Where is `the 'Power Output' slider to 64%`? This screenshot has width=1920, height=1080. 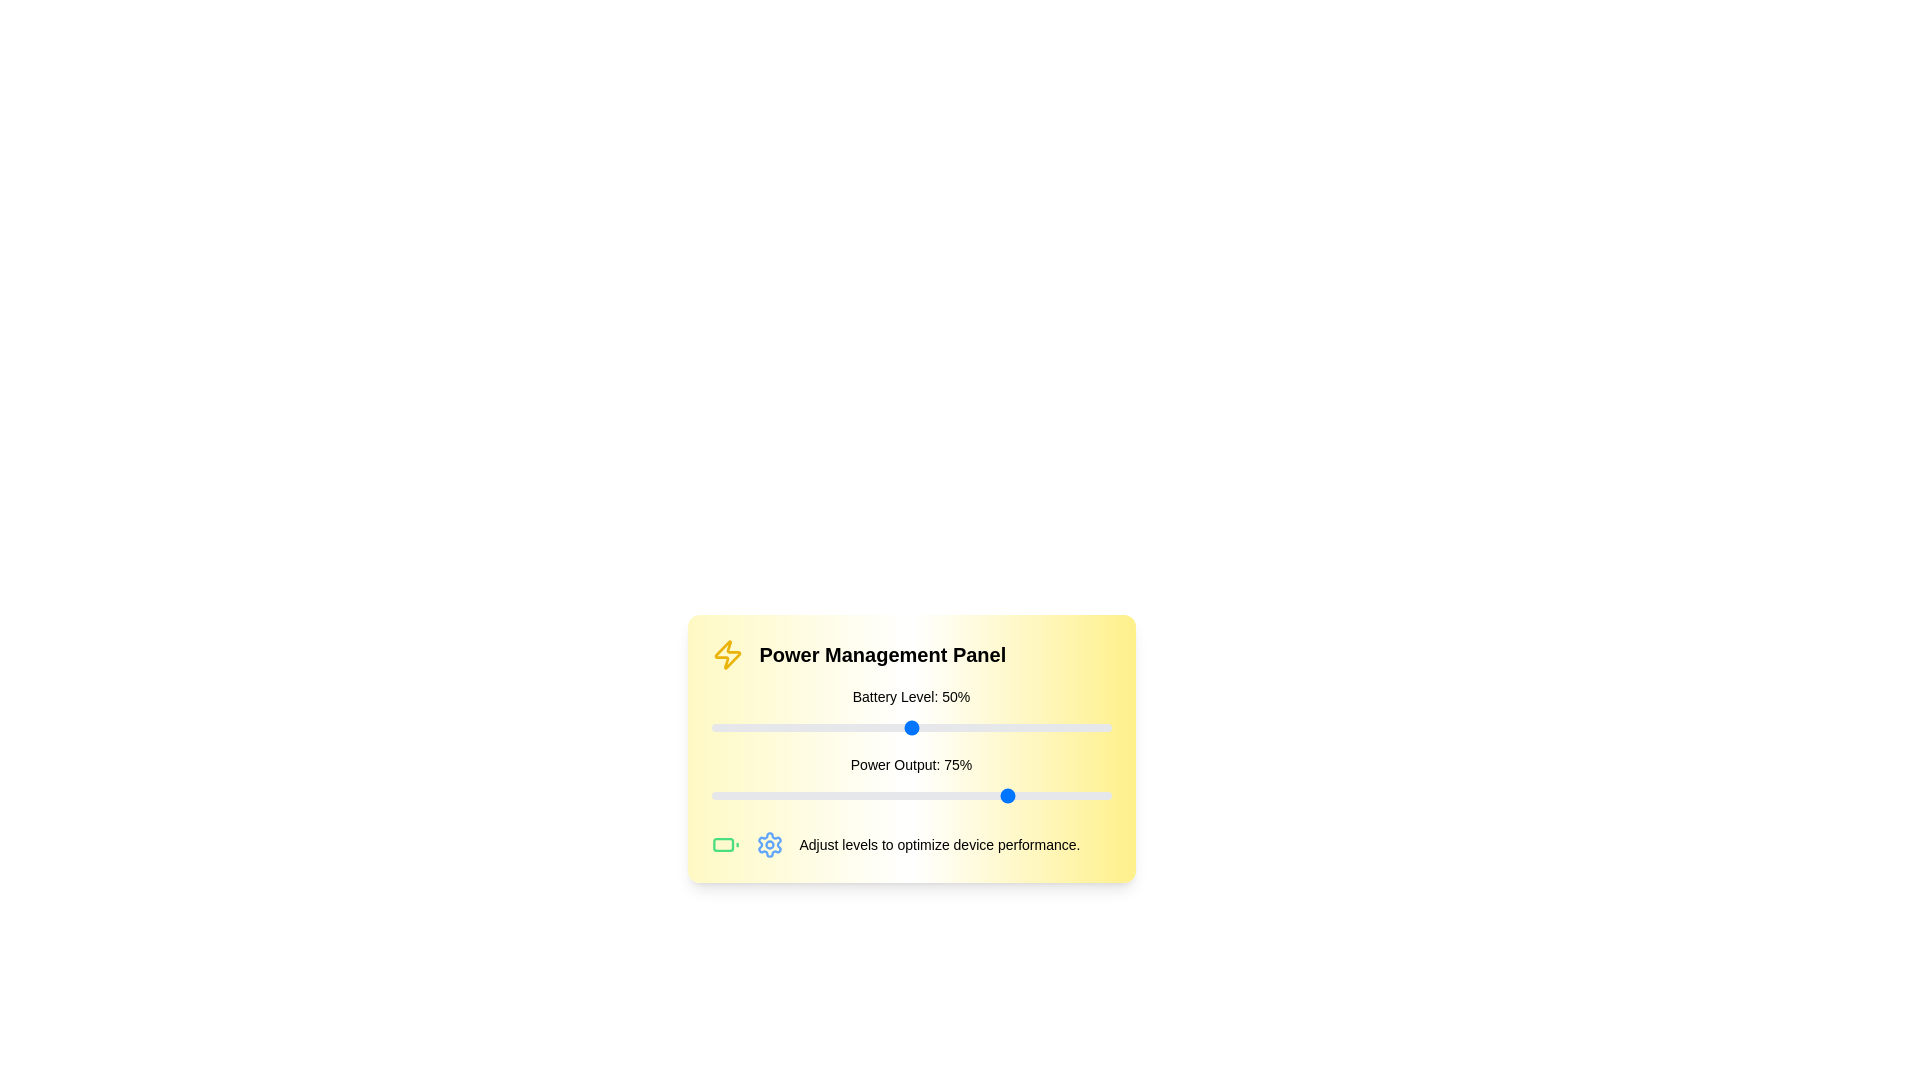
the 'Power Output' slider to 64% is located at coordinates (967, 794).